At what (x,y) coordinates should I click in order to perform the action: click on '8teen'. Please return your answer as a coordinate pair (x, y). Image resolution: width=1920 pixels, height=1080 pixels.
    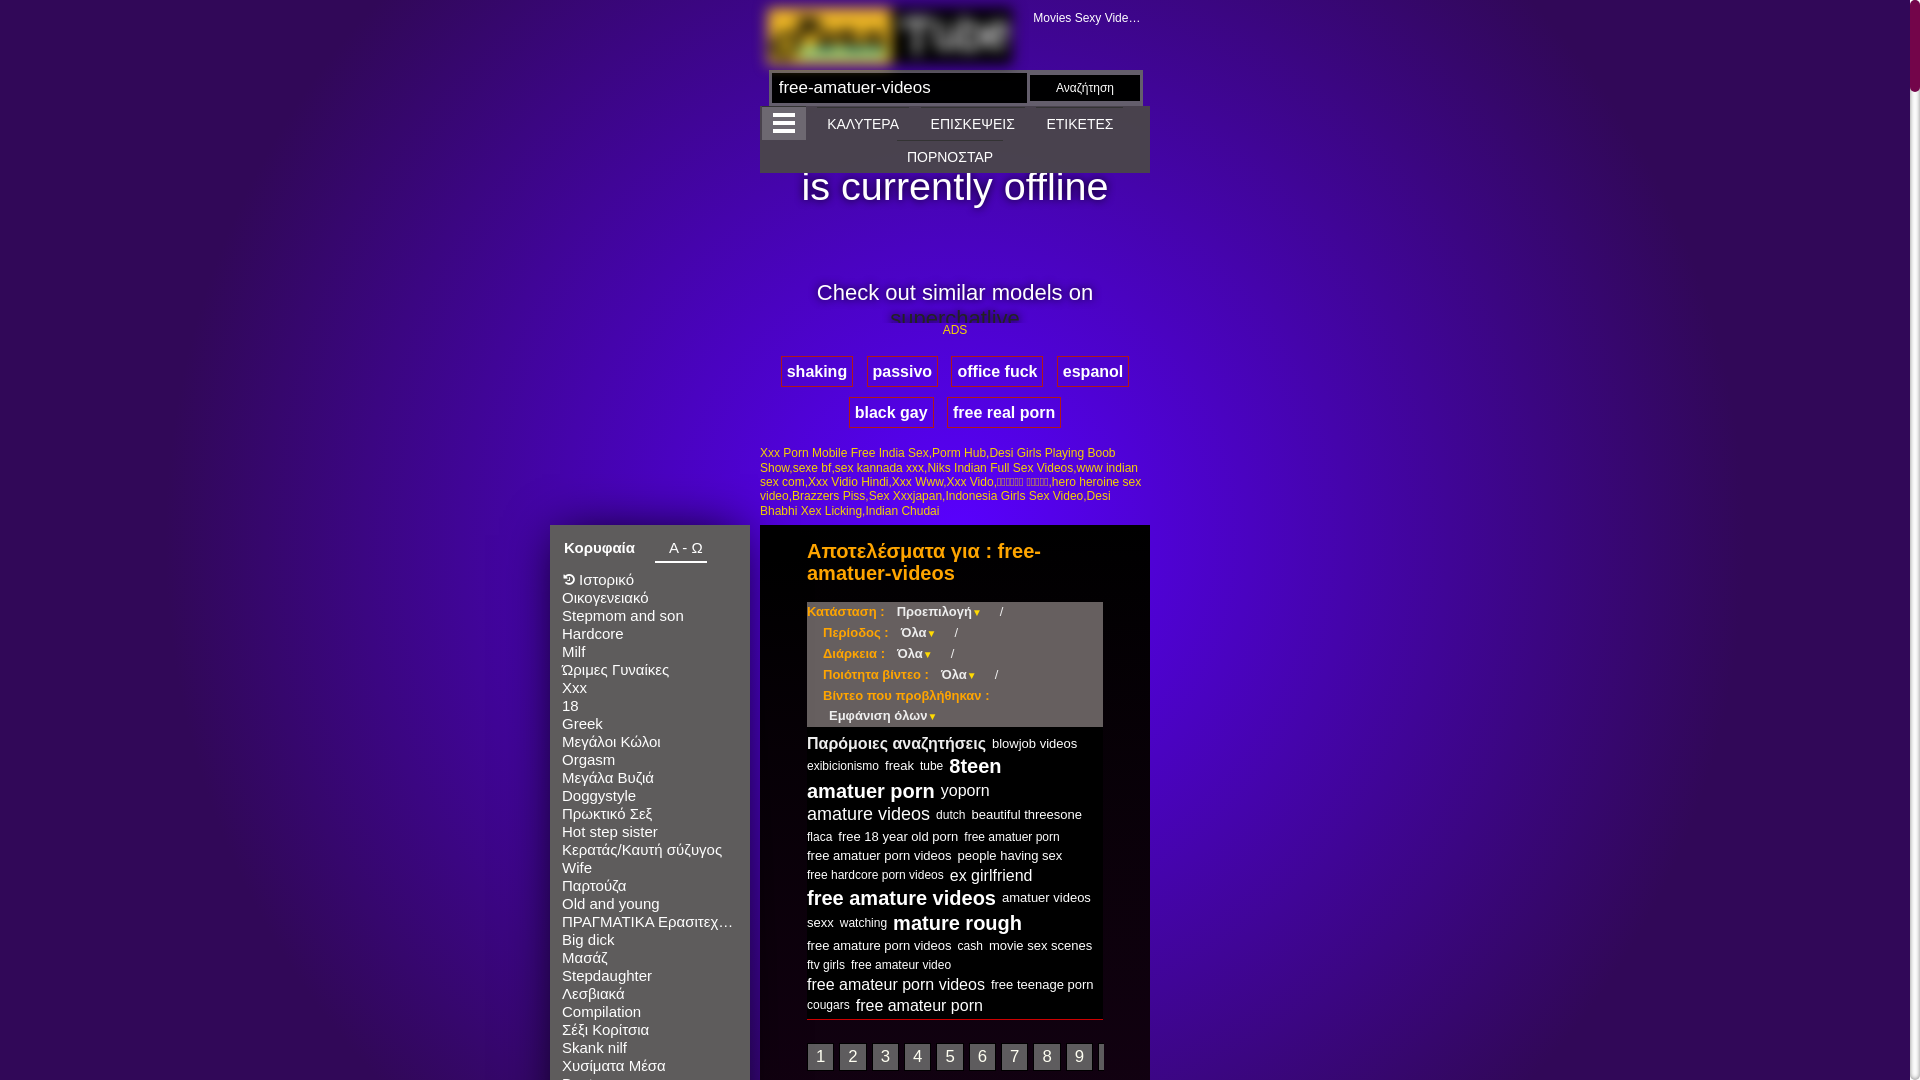
    Looking at the image, I should click on (974, 765).